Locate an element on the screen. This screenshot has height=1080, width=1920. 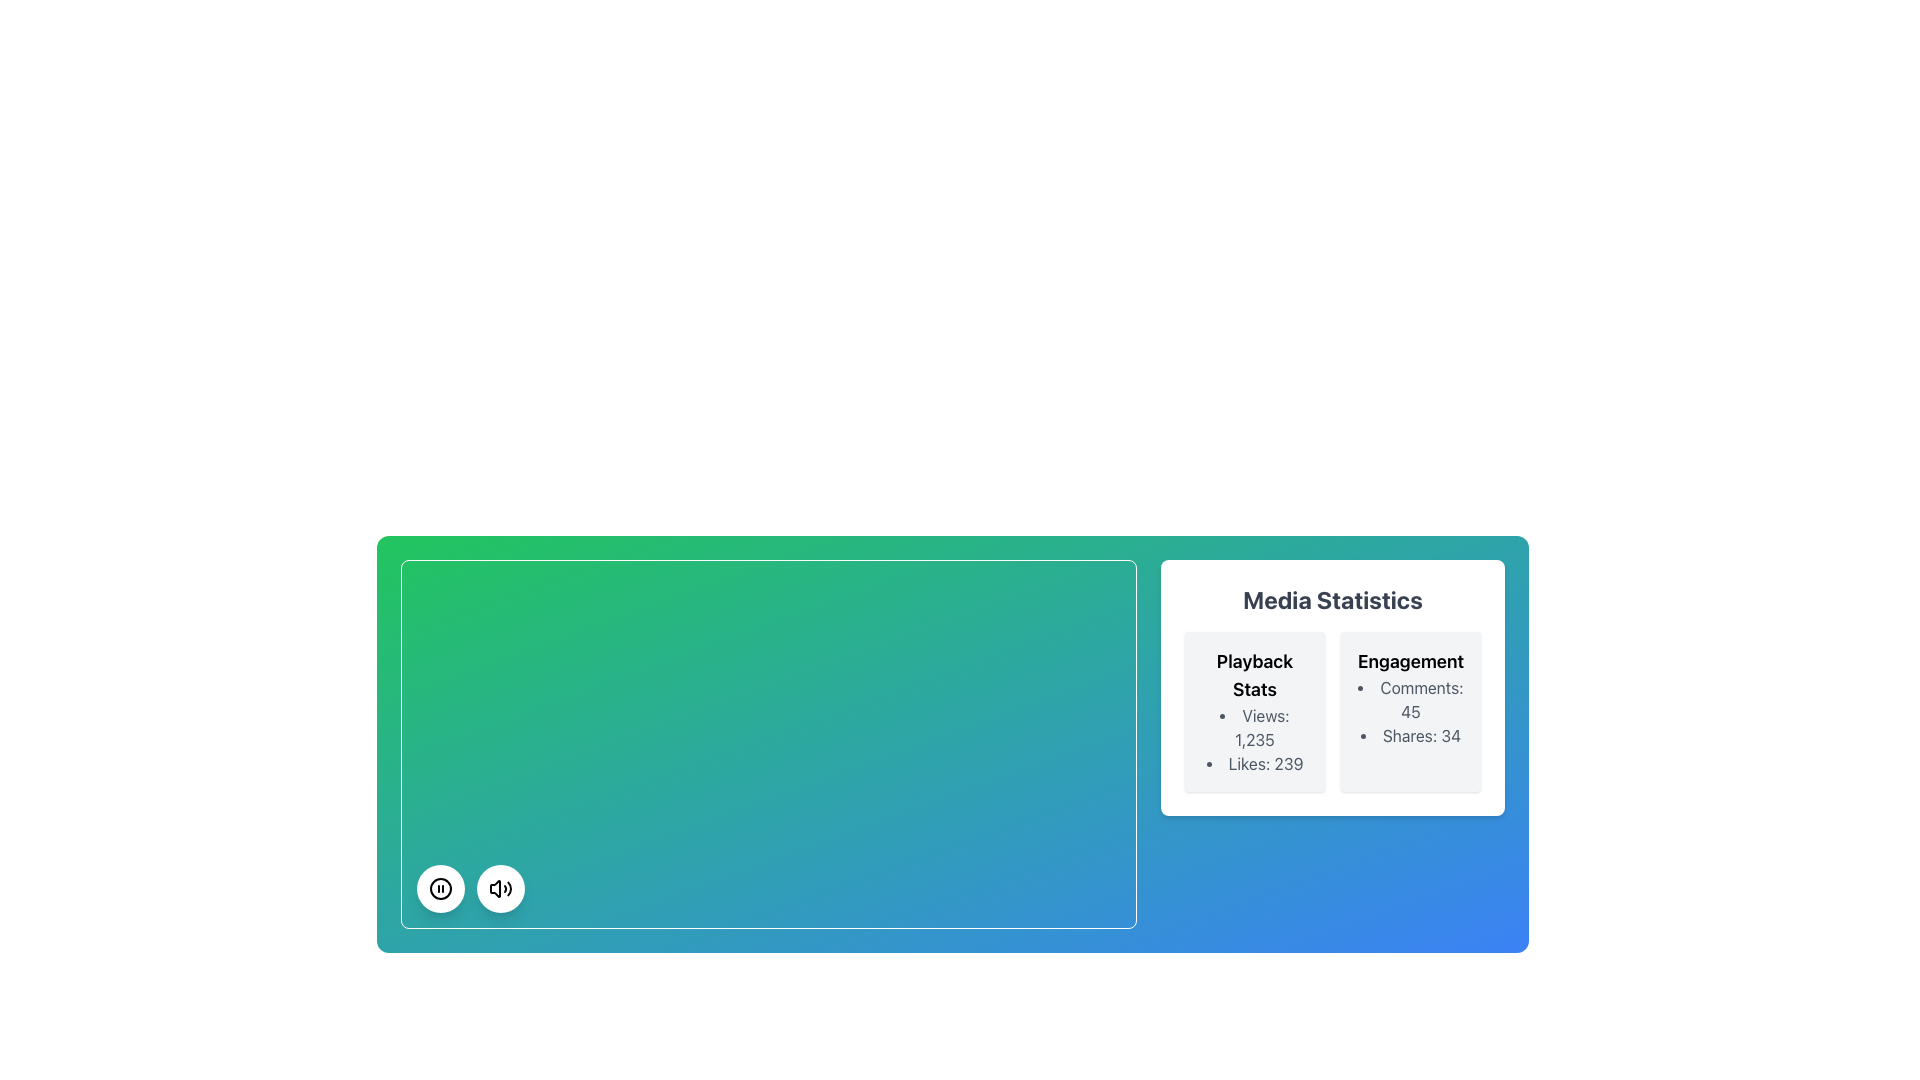
the second text label in the 'Engagement' section of the 'Media Statistics' panel, which displays the share count, located below the 'Comments: 45' entry is located at coordinates (1410, 736).